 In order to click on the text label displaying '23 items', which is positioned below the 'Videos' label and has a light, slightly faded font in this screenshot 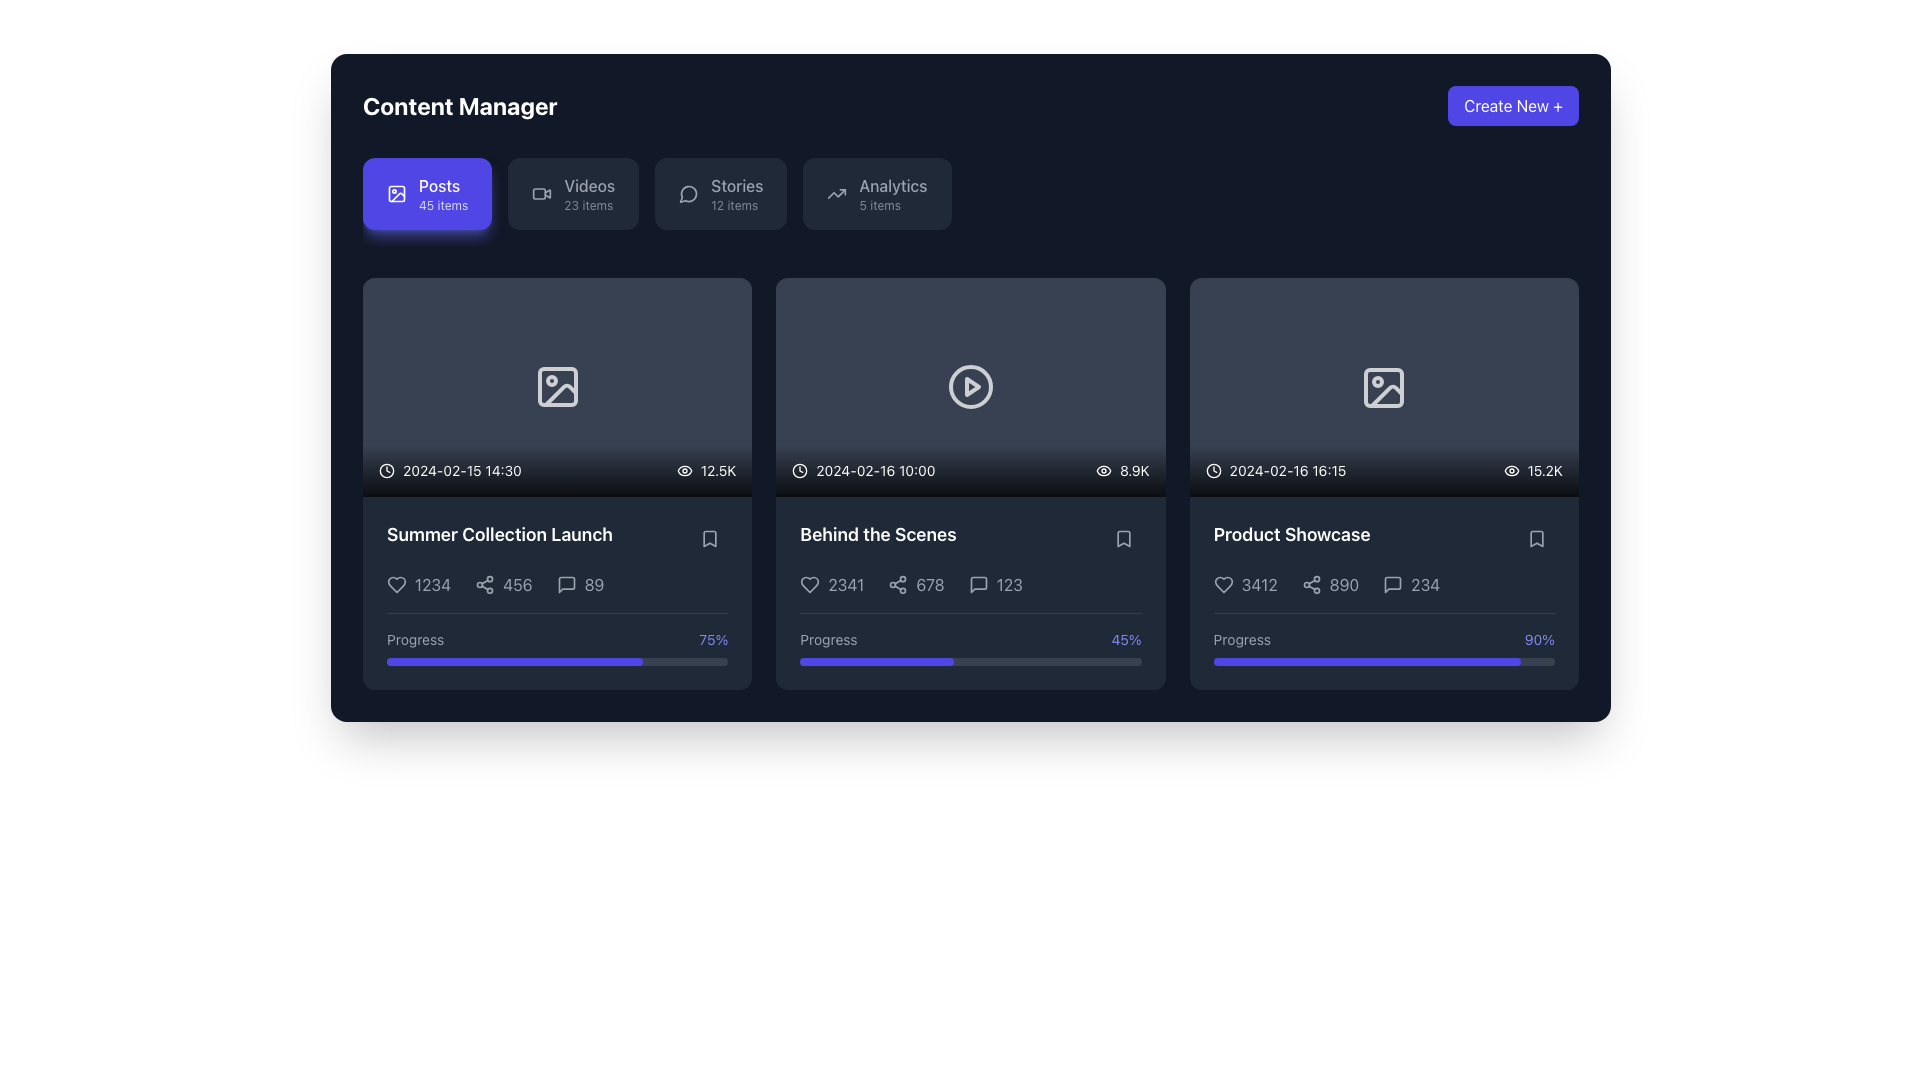, I will do `click(587, 205)`.